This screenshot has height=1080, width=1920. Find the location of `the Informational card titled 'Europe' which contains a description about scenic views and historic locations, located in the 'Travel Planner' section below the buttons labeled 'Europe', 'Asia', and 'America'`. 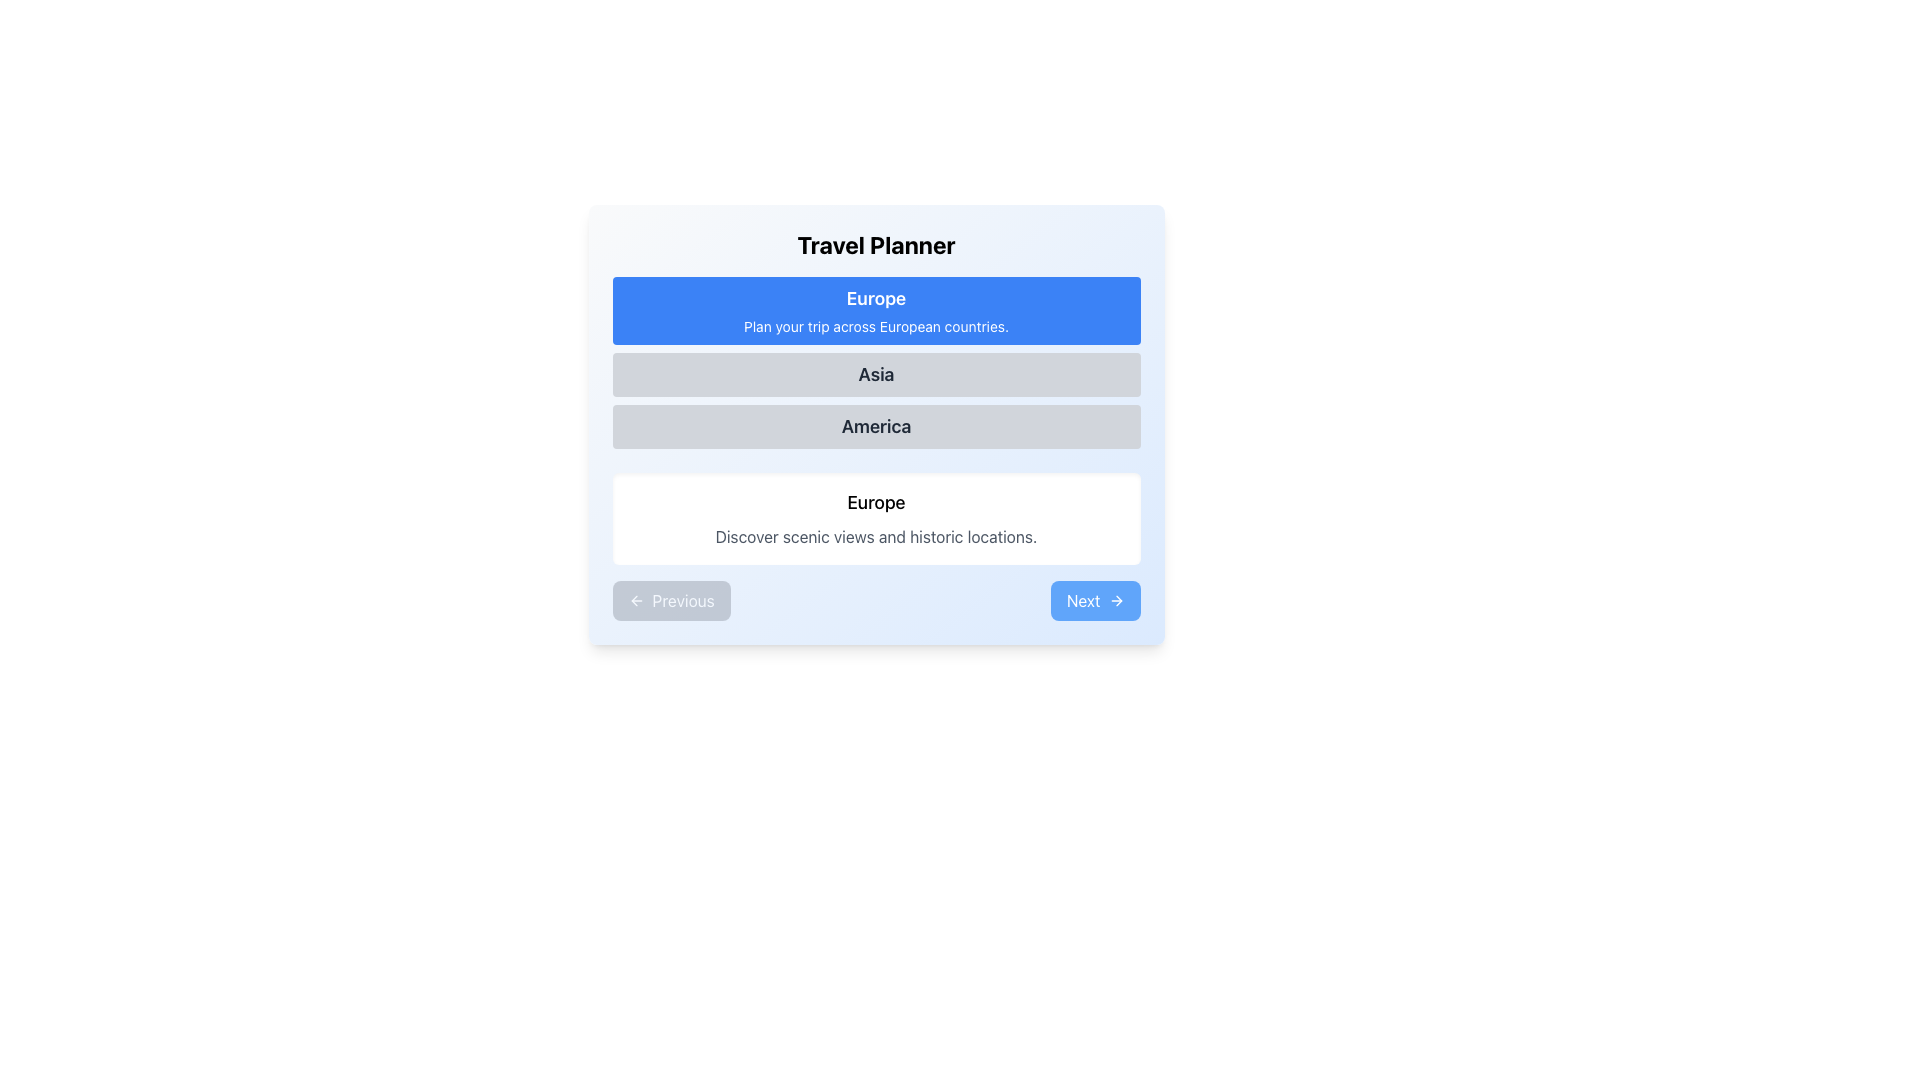

the Informational card titled 'Europe' which contains a description about scenic views and historic locations, located in the 'Travel Planner' section below the buttons labeled 'Europe', 'Asia', and 'America' is located at coordinates (876, 518).